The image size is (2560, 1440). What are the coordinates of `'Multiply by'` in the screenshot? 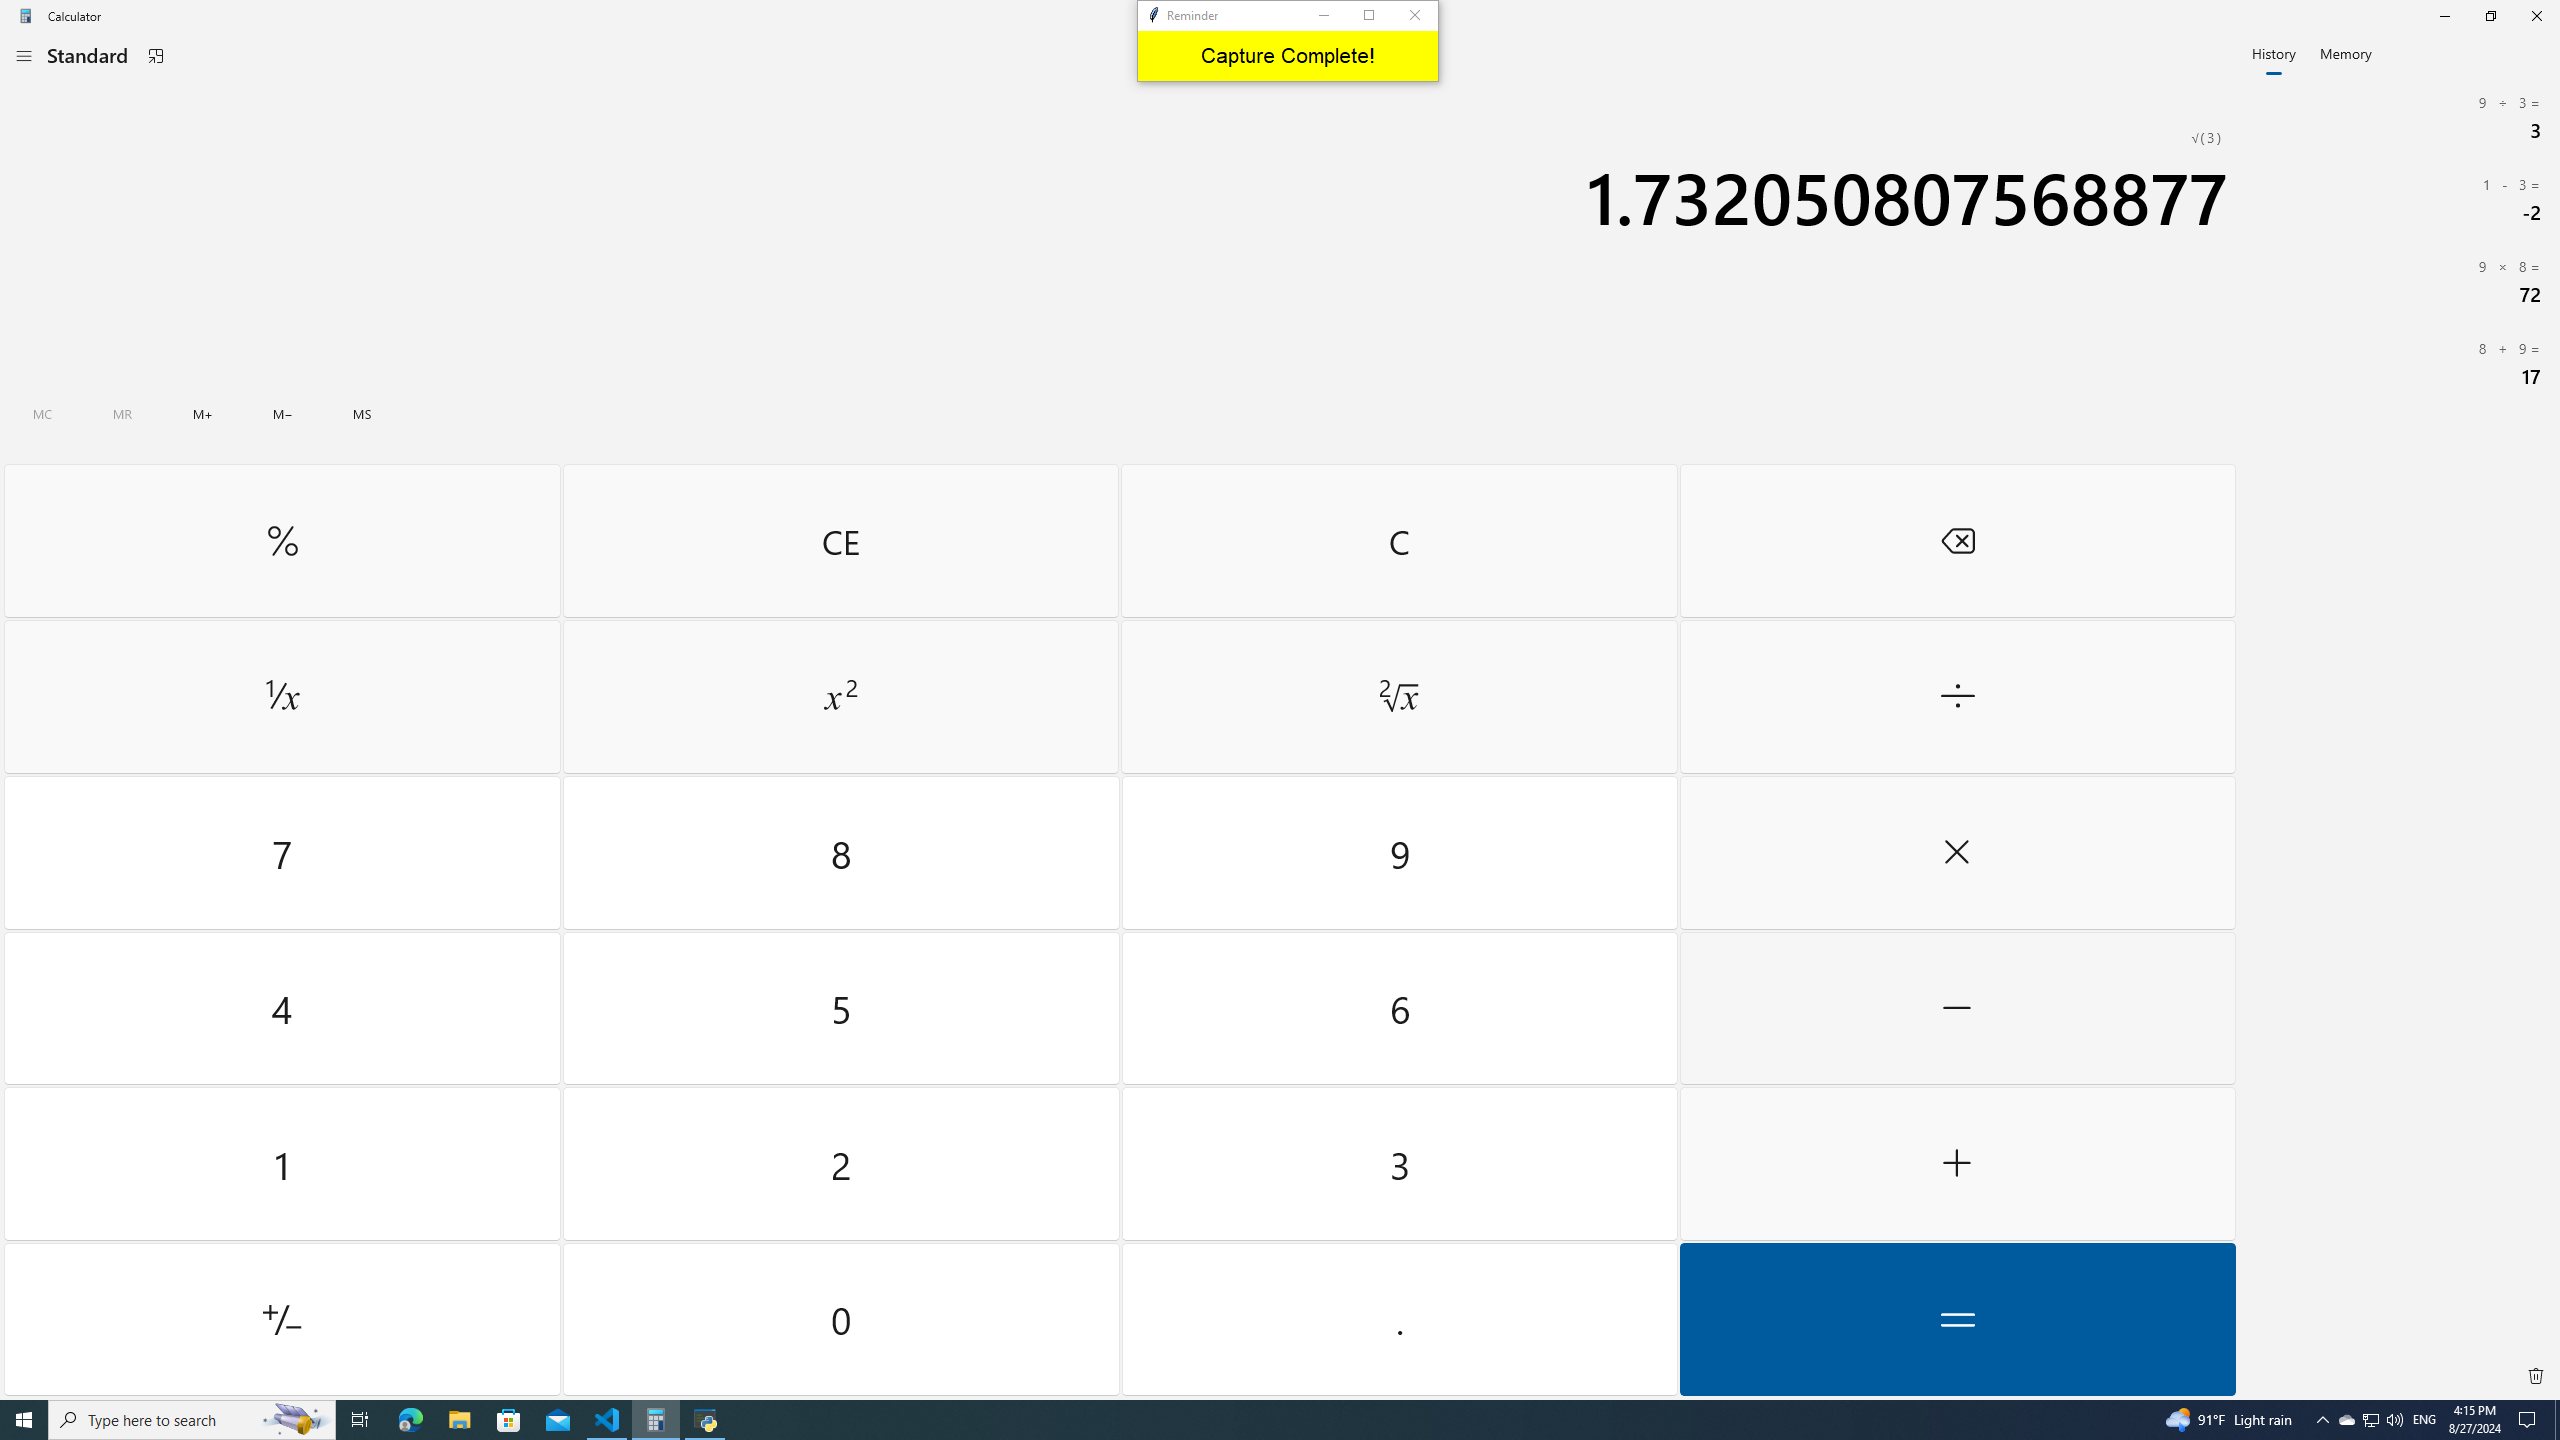 It's located at (1956, 853).